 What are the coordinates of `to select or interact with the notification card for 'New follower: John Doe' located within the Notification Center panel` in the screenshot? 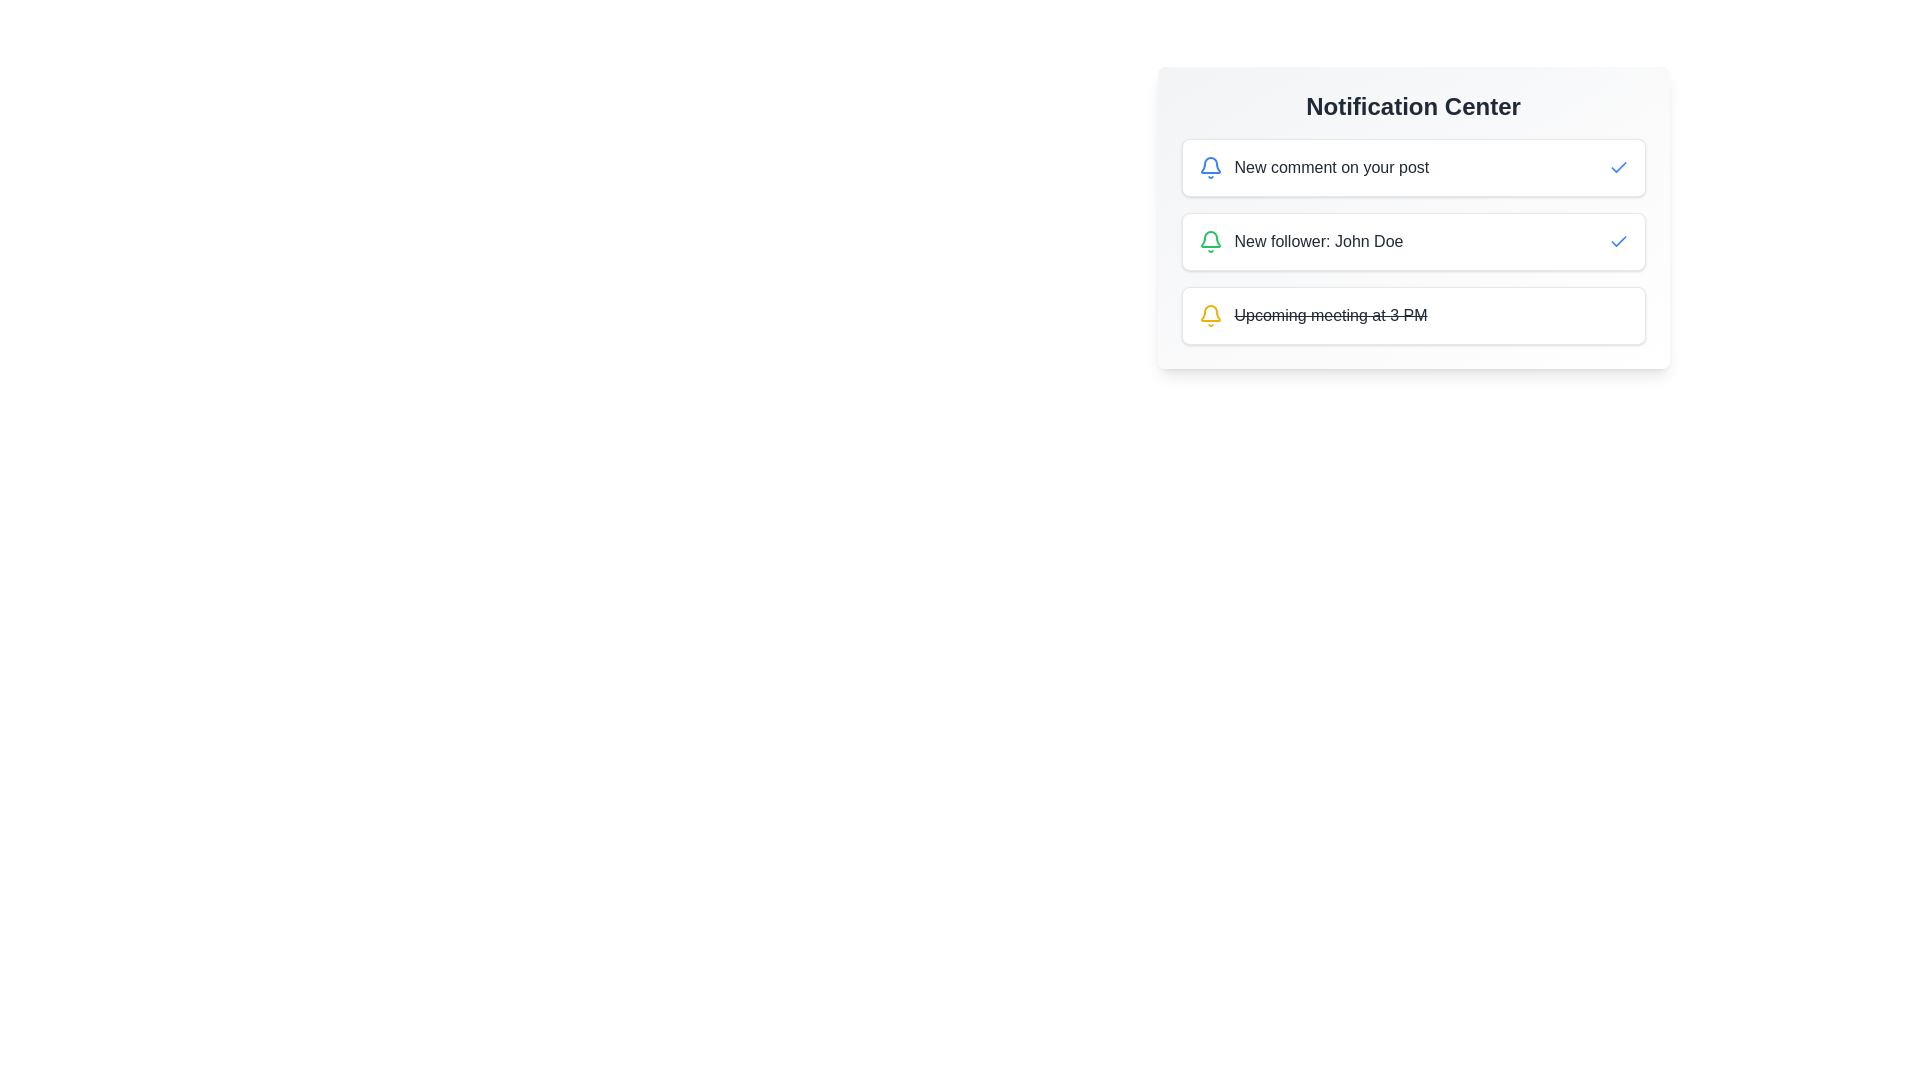 It's located at (1412, 218).